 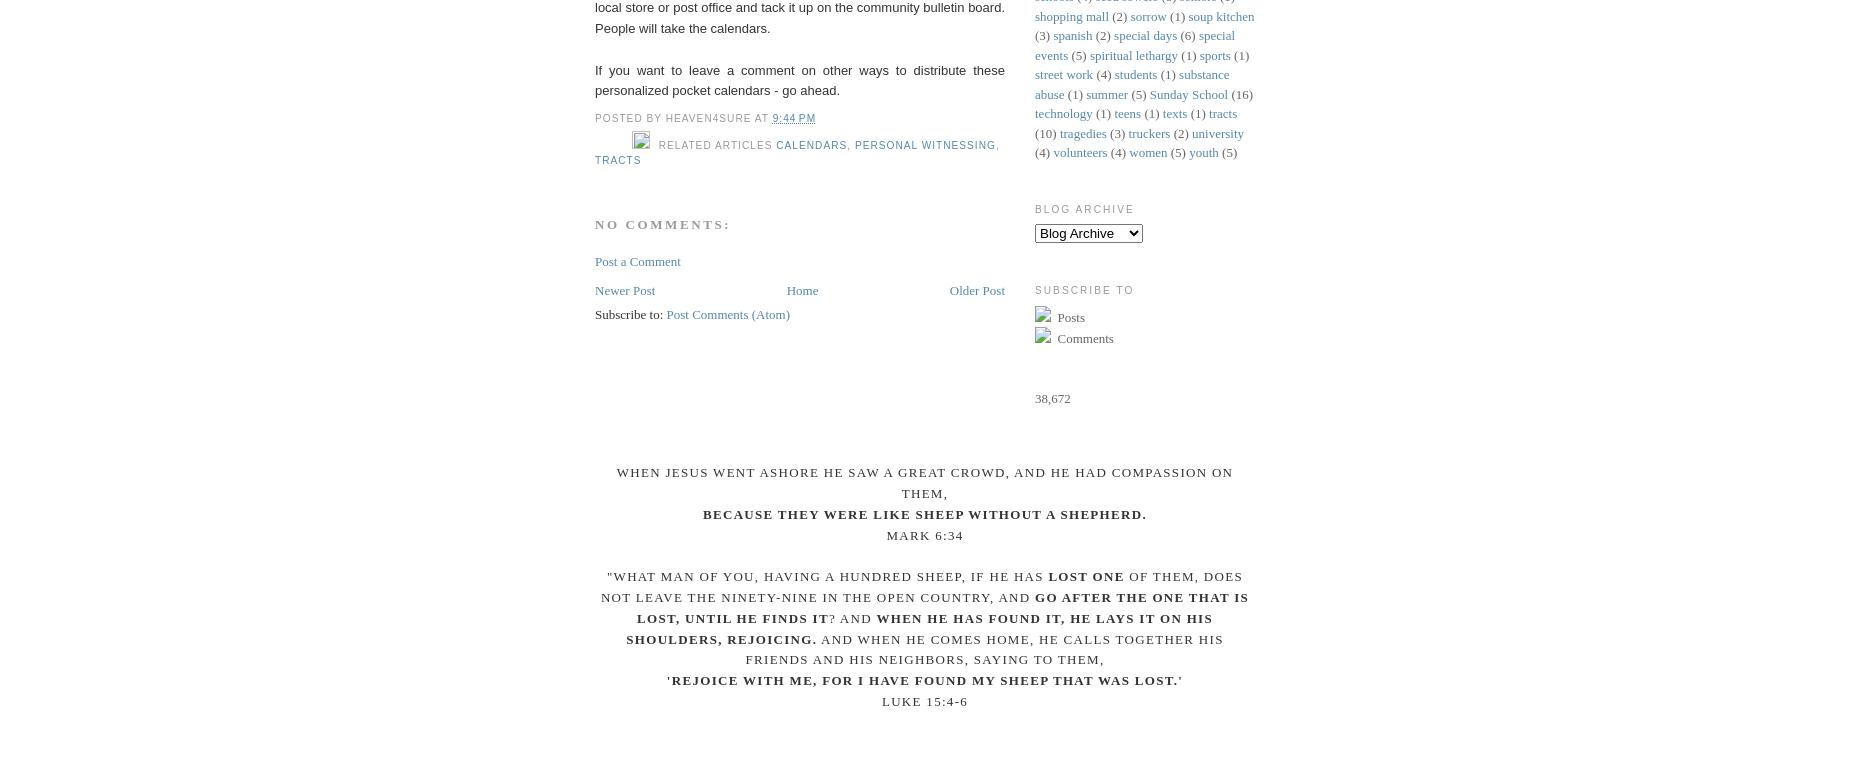 I want to click on 'Post a Comment', so click(x=594, y=259).